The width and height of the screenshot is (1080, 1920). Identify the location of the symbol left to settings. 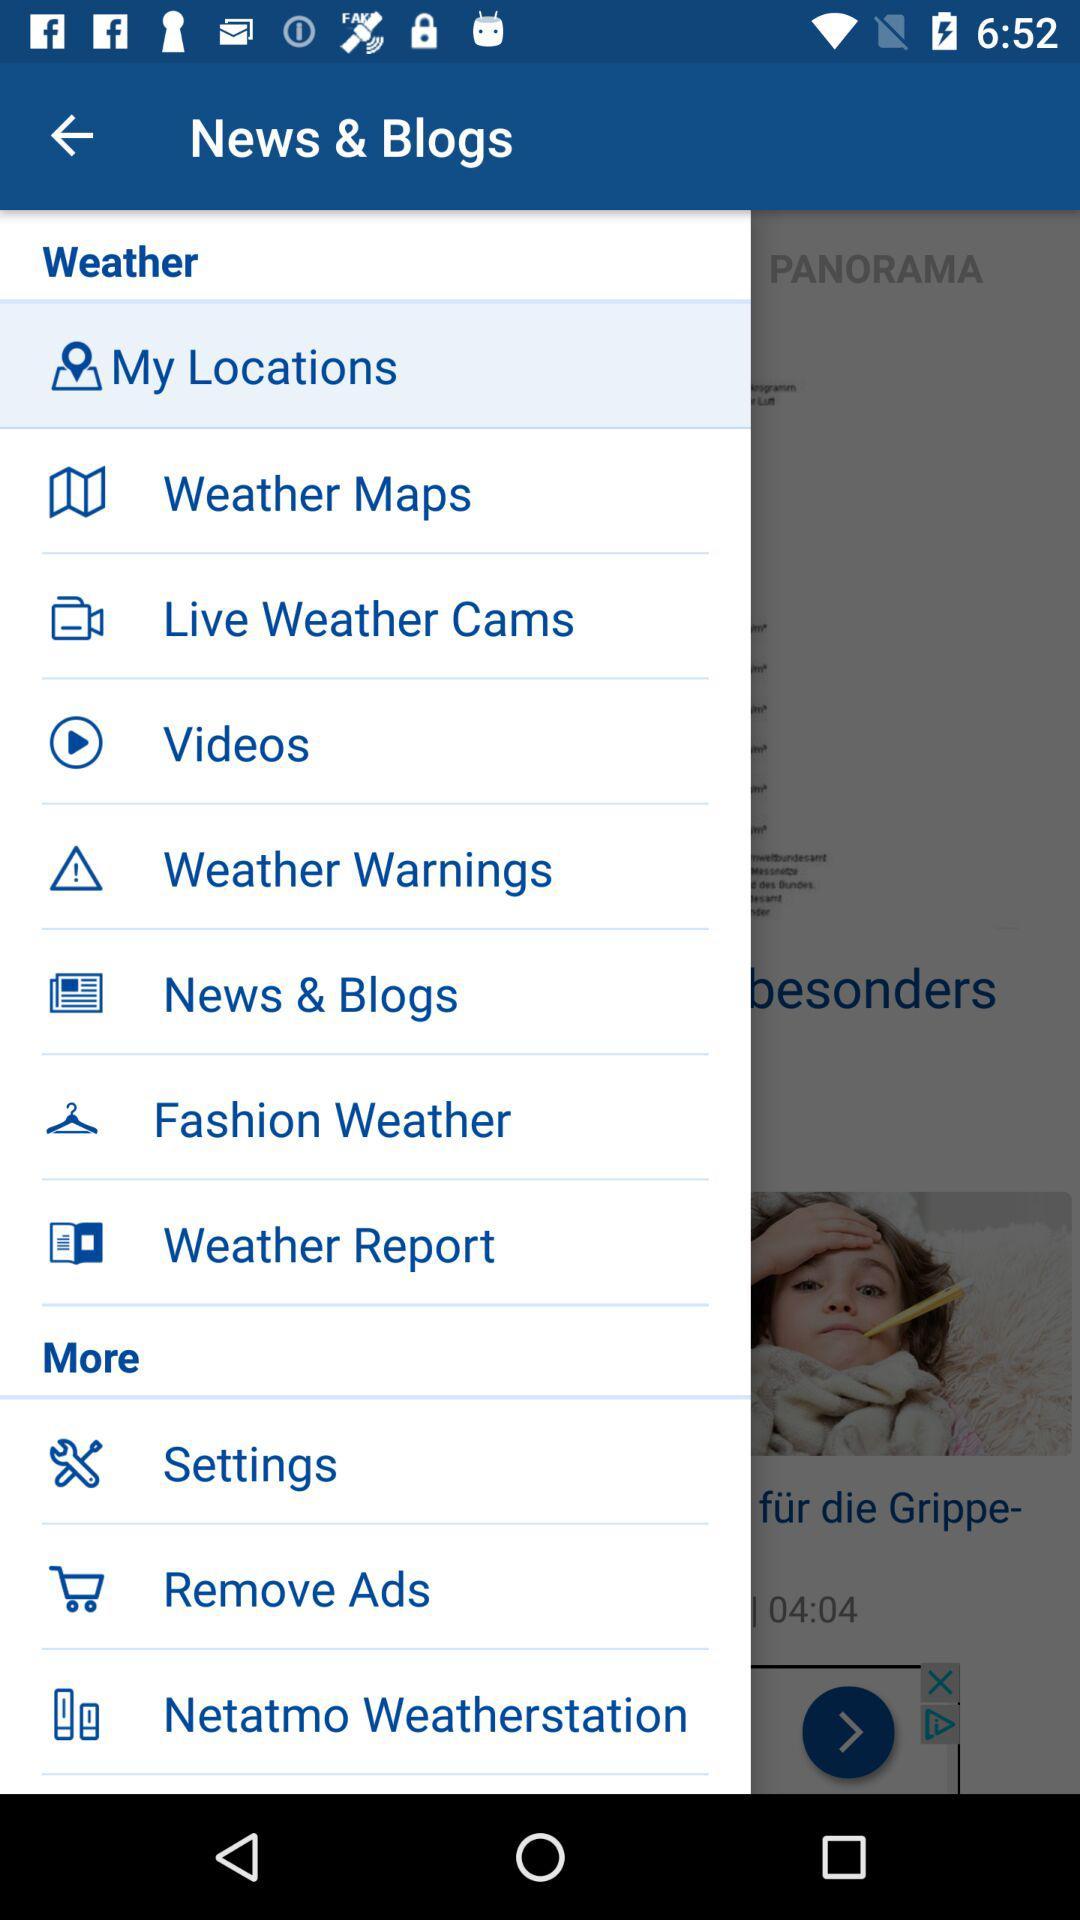
(75, 1462).